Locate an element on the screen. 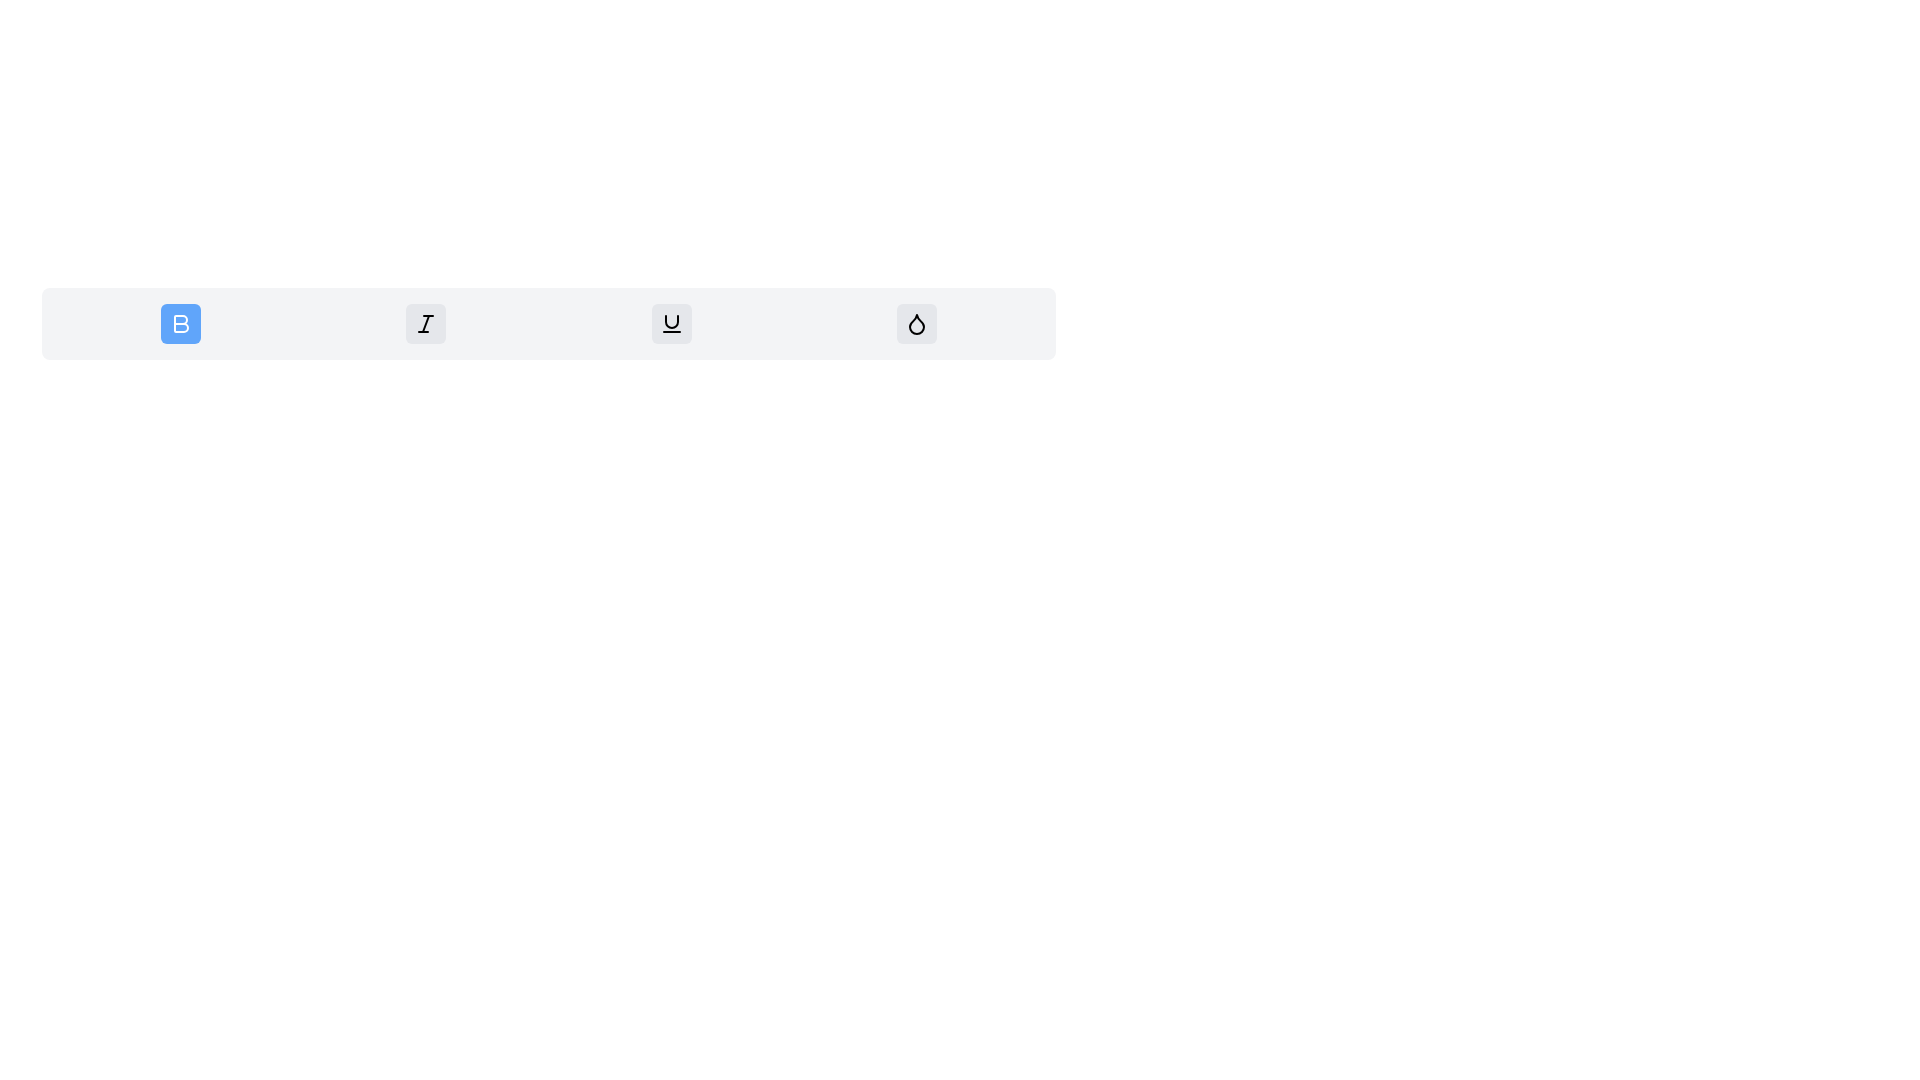  the bold text formatting icon located on the left side of the toolbar for keyboard navigation is located at coordinates (181, 323).